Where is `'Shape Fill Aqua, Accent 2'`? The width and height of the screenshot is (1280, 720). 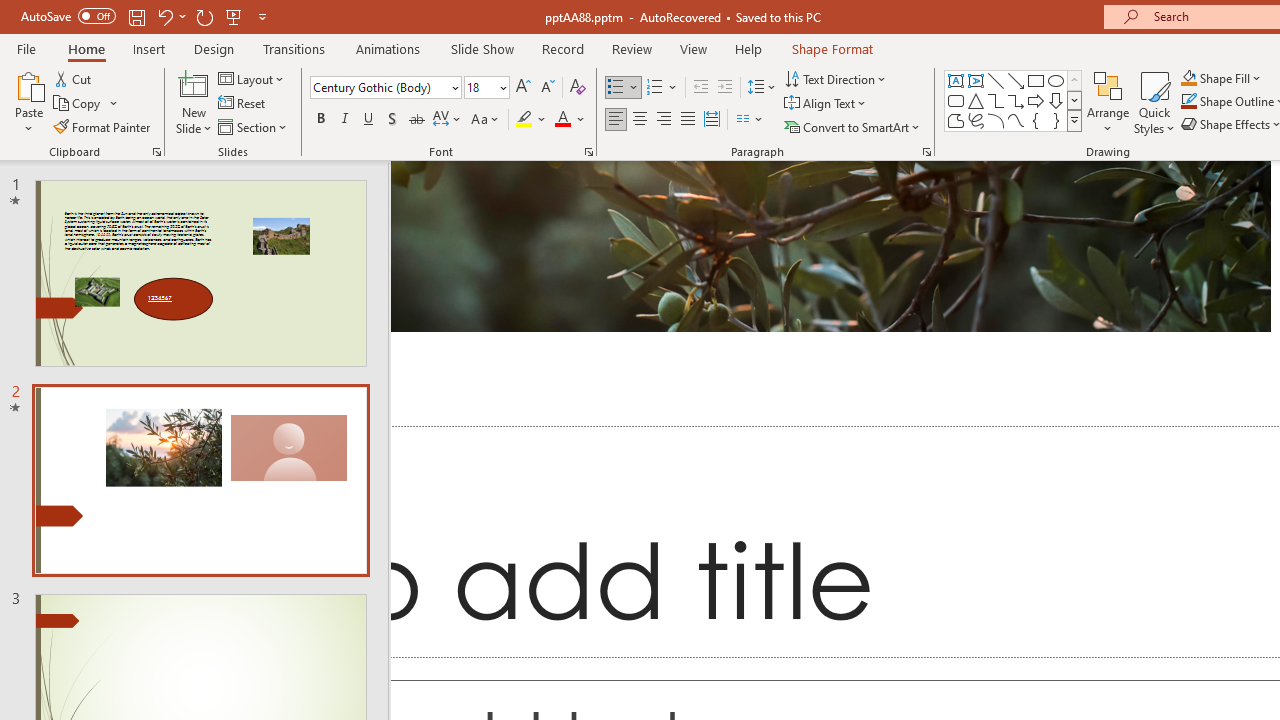 'Shape Fill Aqua, Accent 2' is located at coordinates (1189, 77).